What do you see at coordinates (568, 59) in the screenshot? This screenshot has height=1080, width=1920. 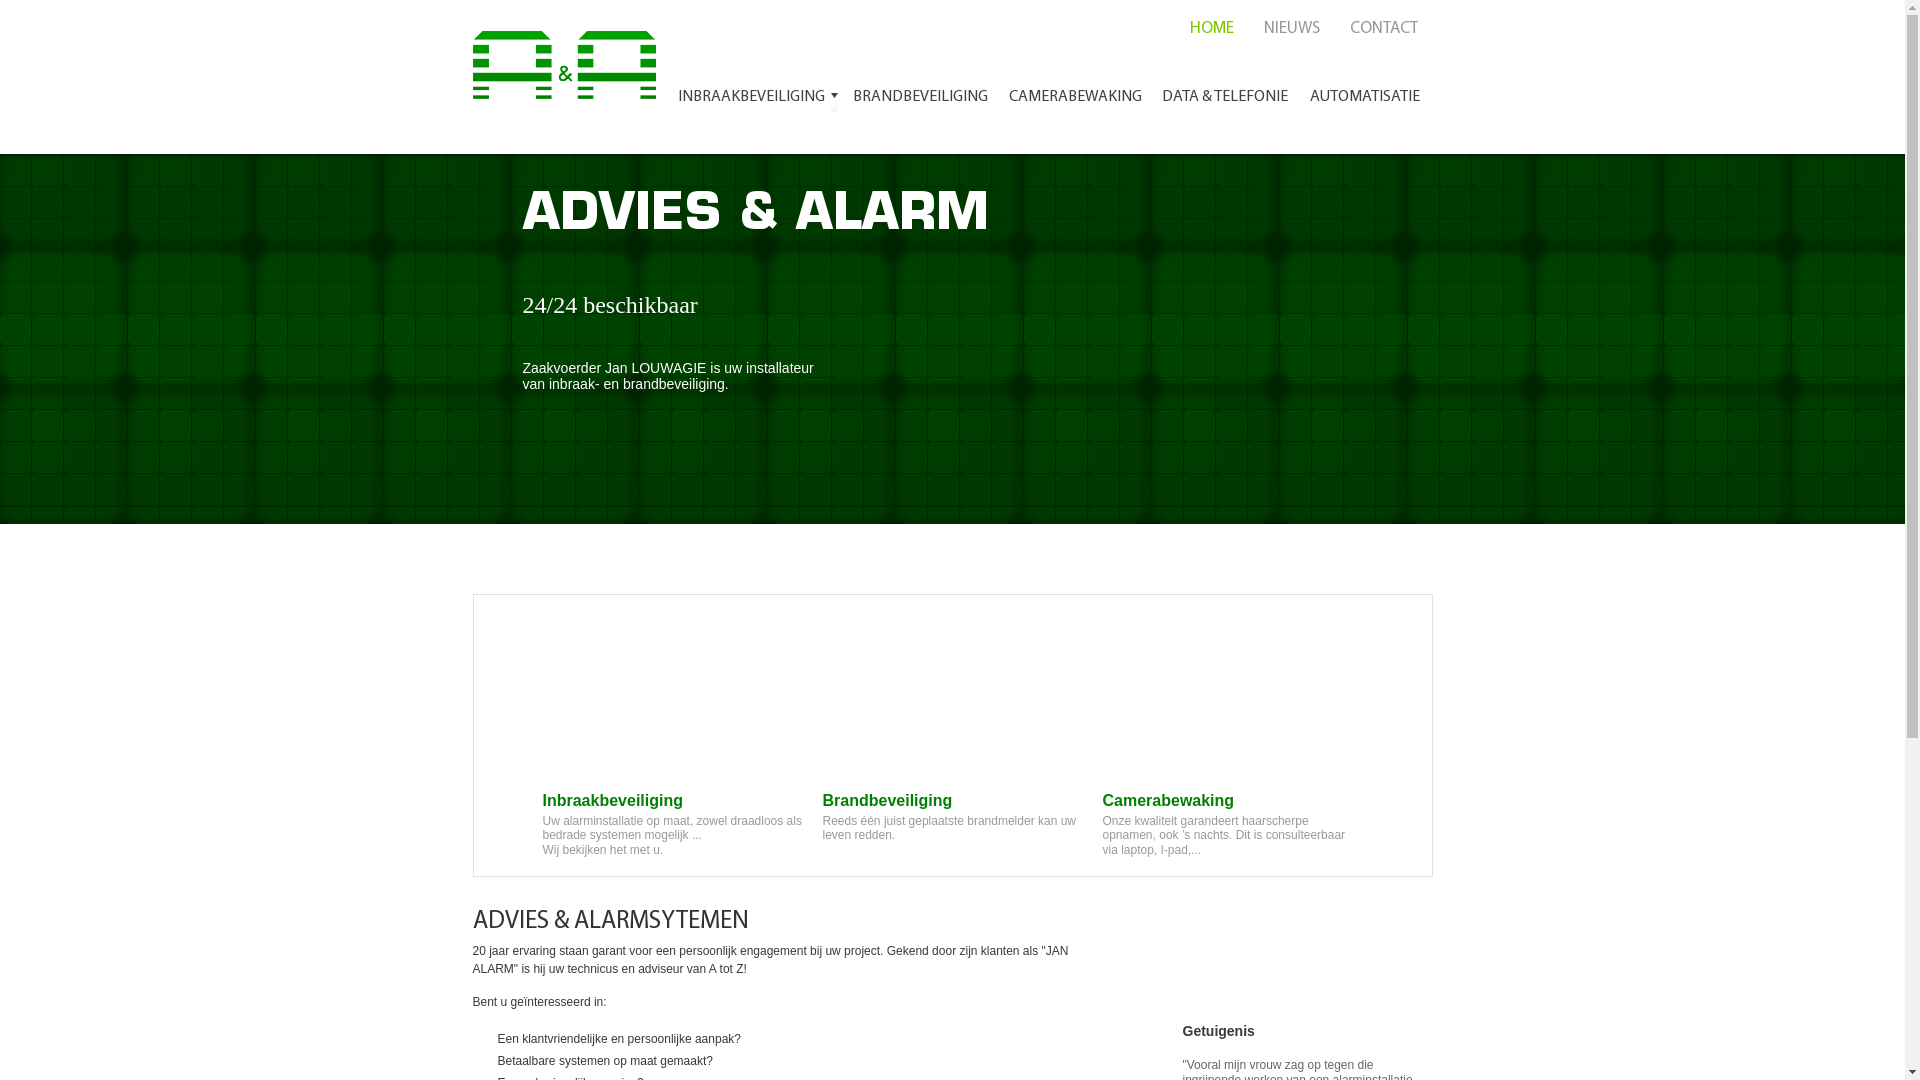 I see `'Advies en Alarm'` at bounding box center [568, 59].